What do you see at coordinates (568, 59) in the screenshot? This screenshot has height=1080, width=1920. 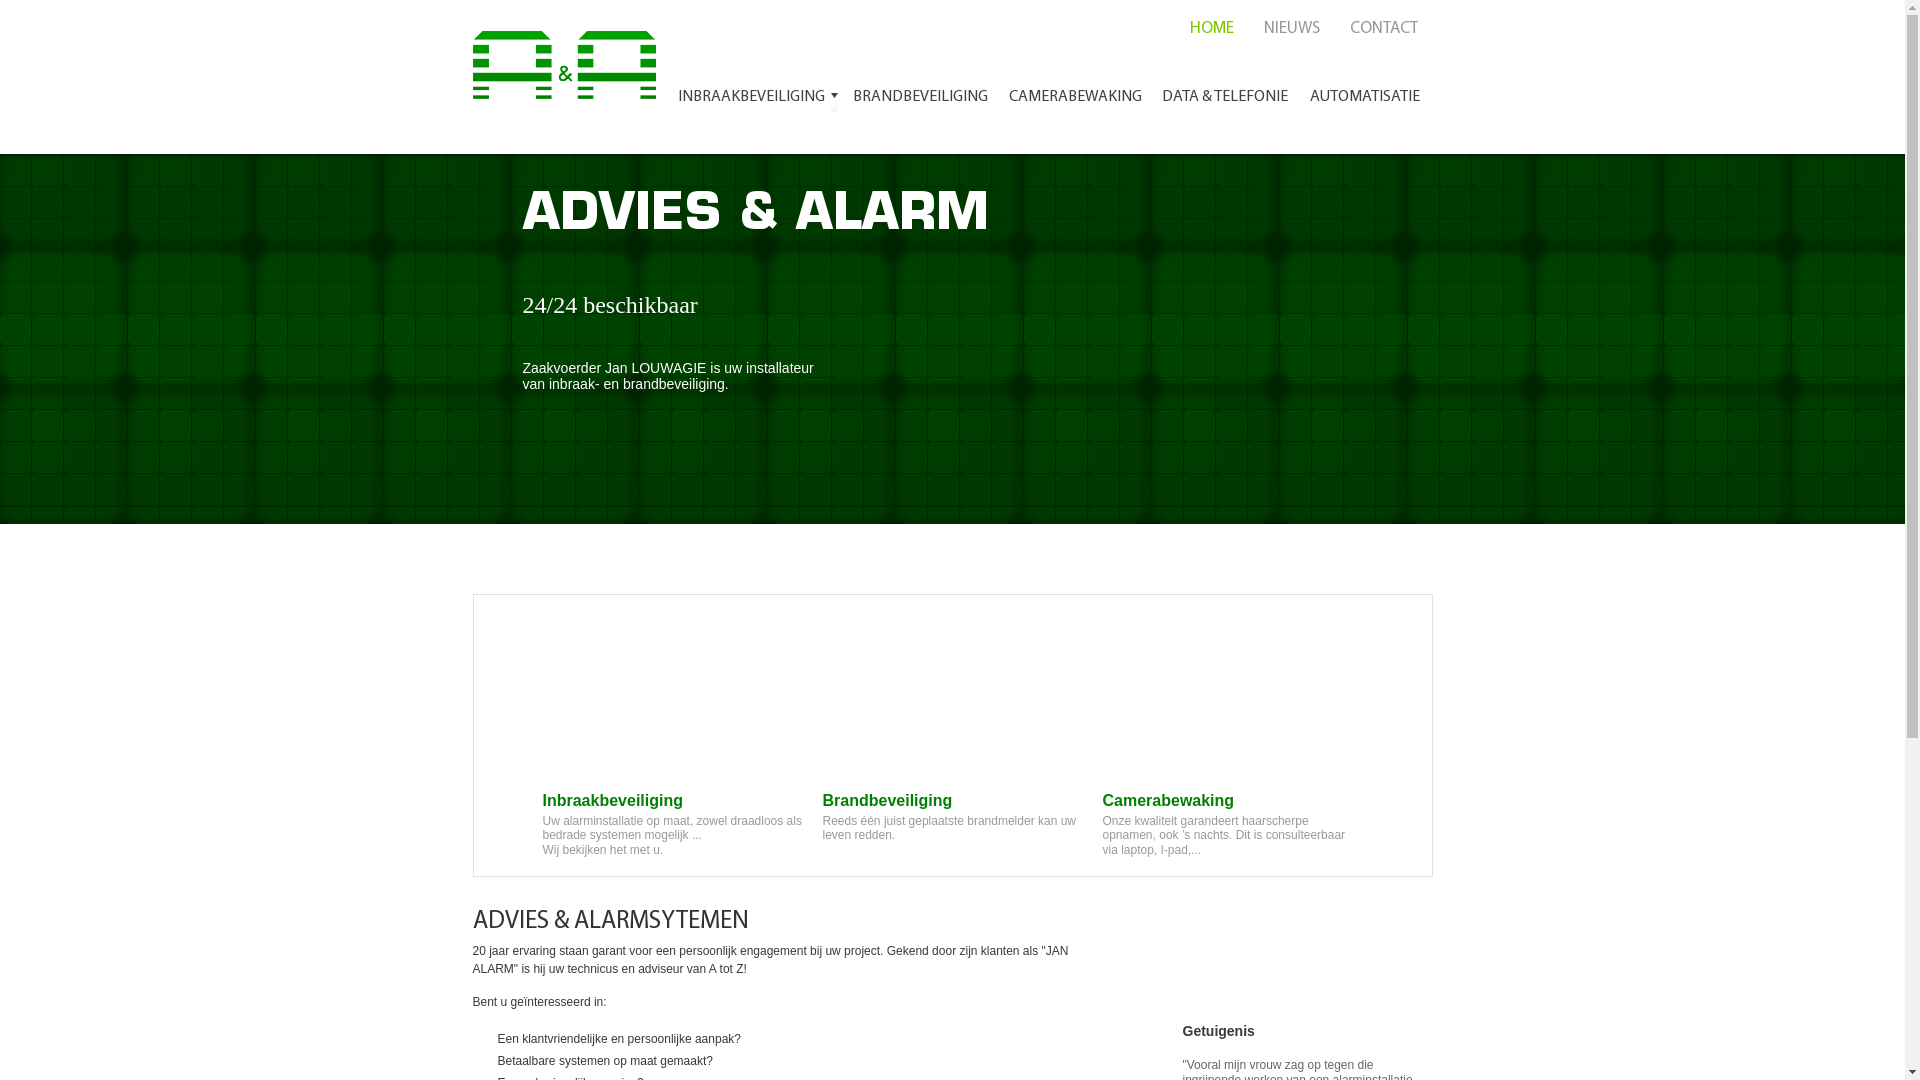 I see `'Advies en Alarm'` at bounding box center [568, 59].